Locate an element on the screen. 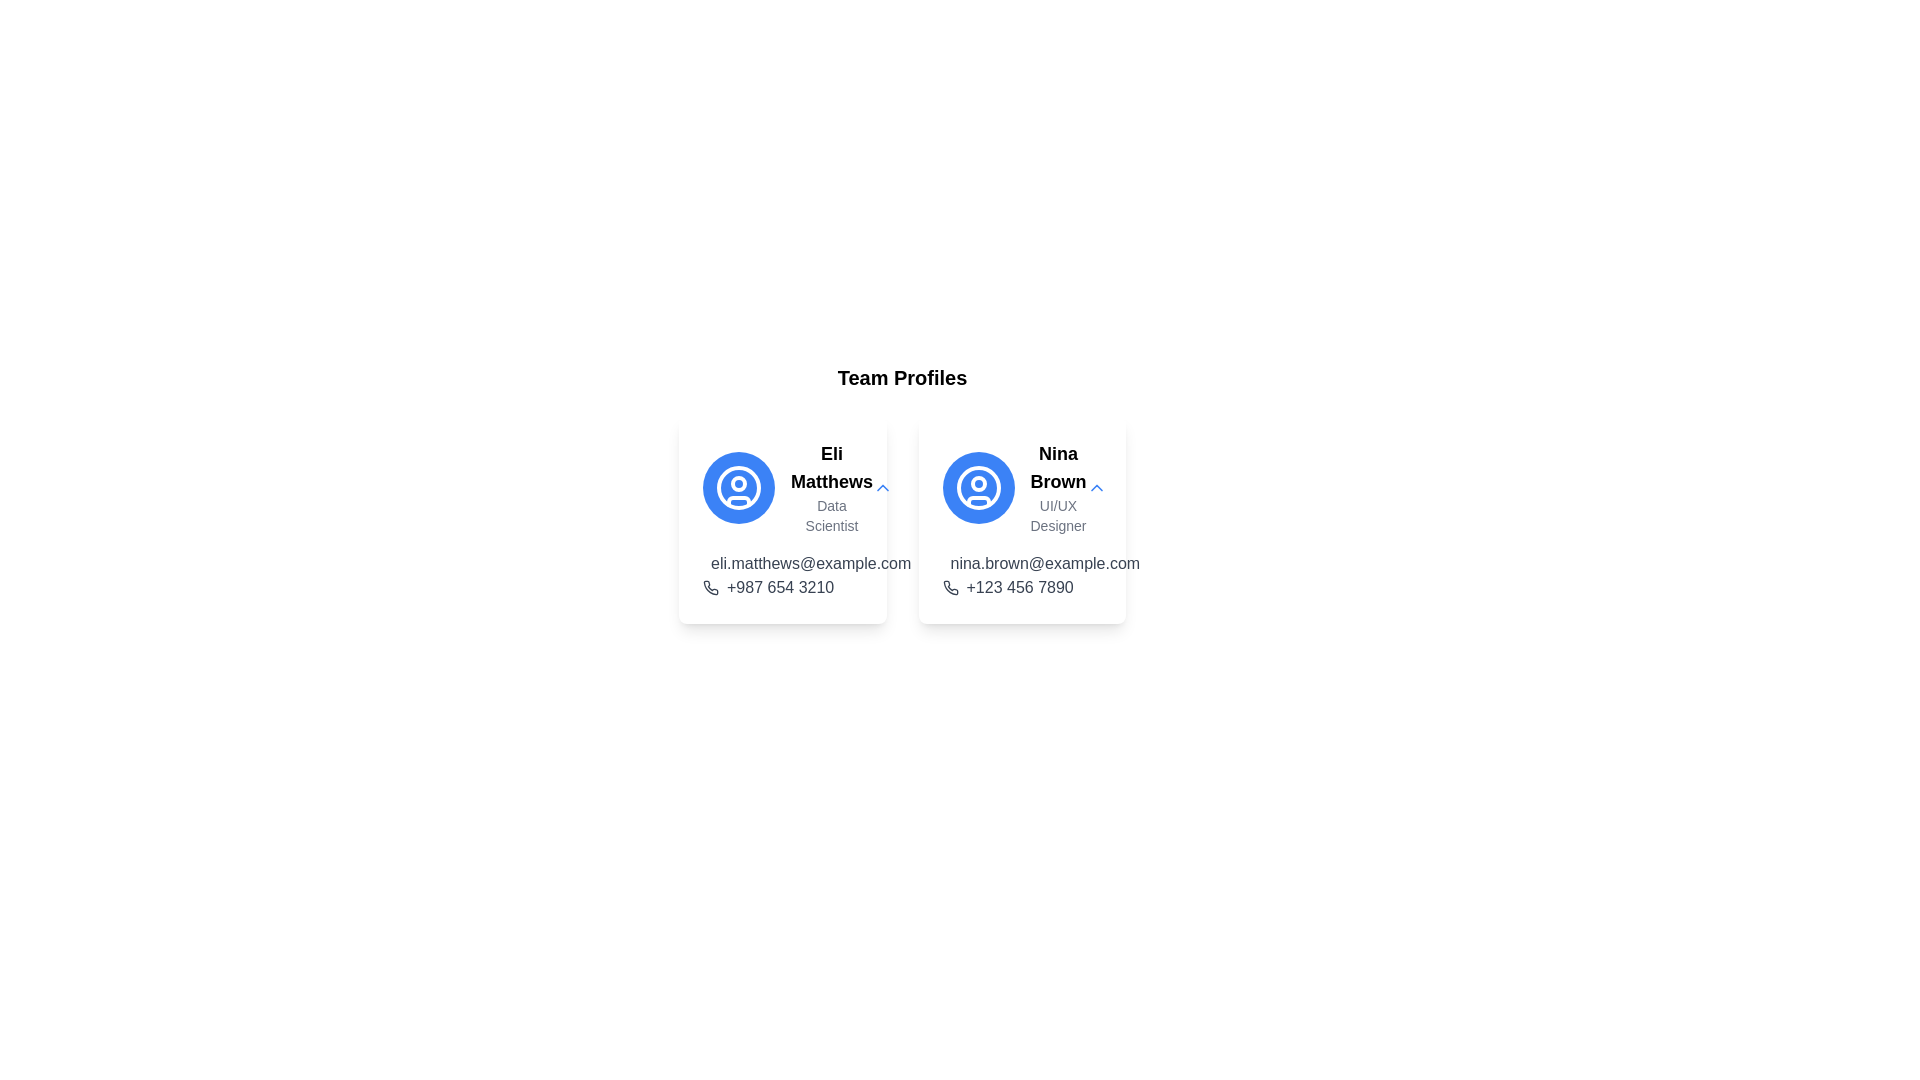 The width and height of the screenshot is (1920, 1080). the profile image icon located at the top-left corner of the team profile card under 'Eli Matthews' is located at coordinates (738, 488).